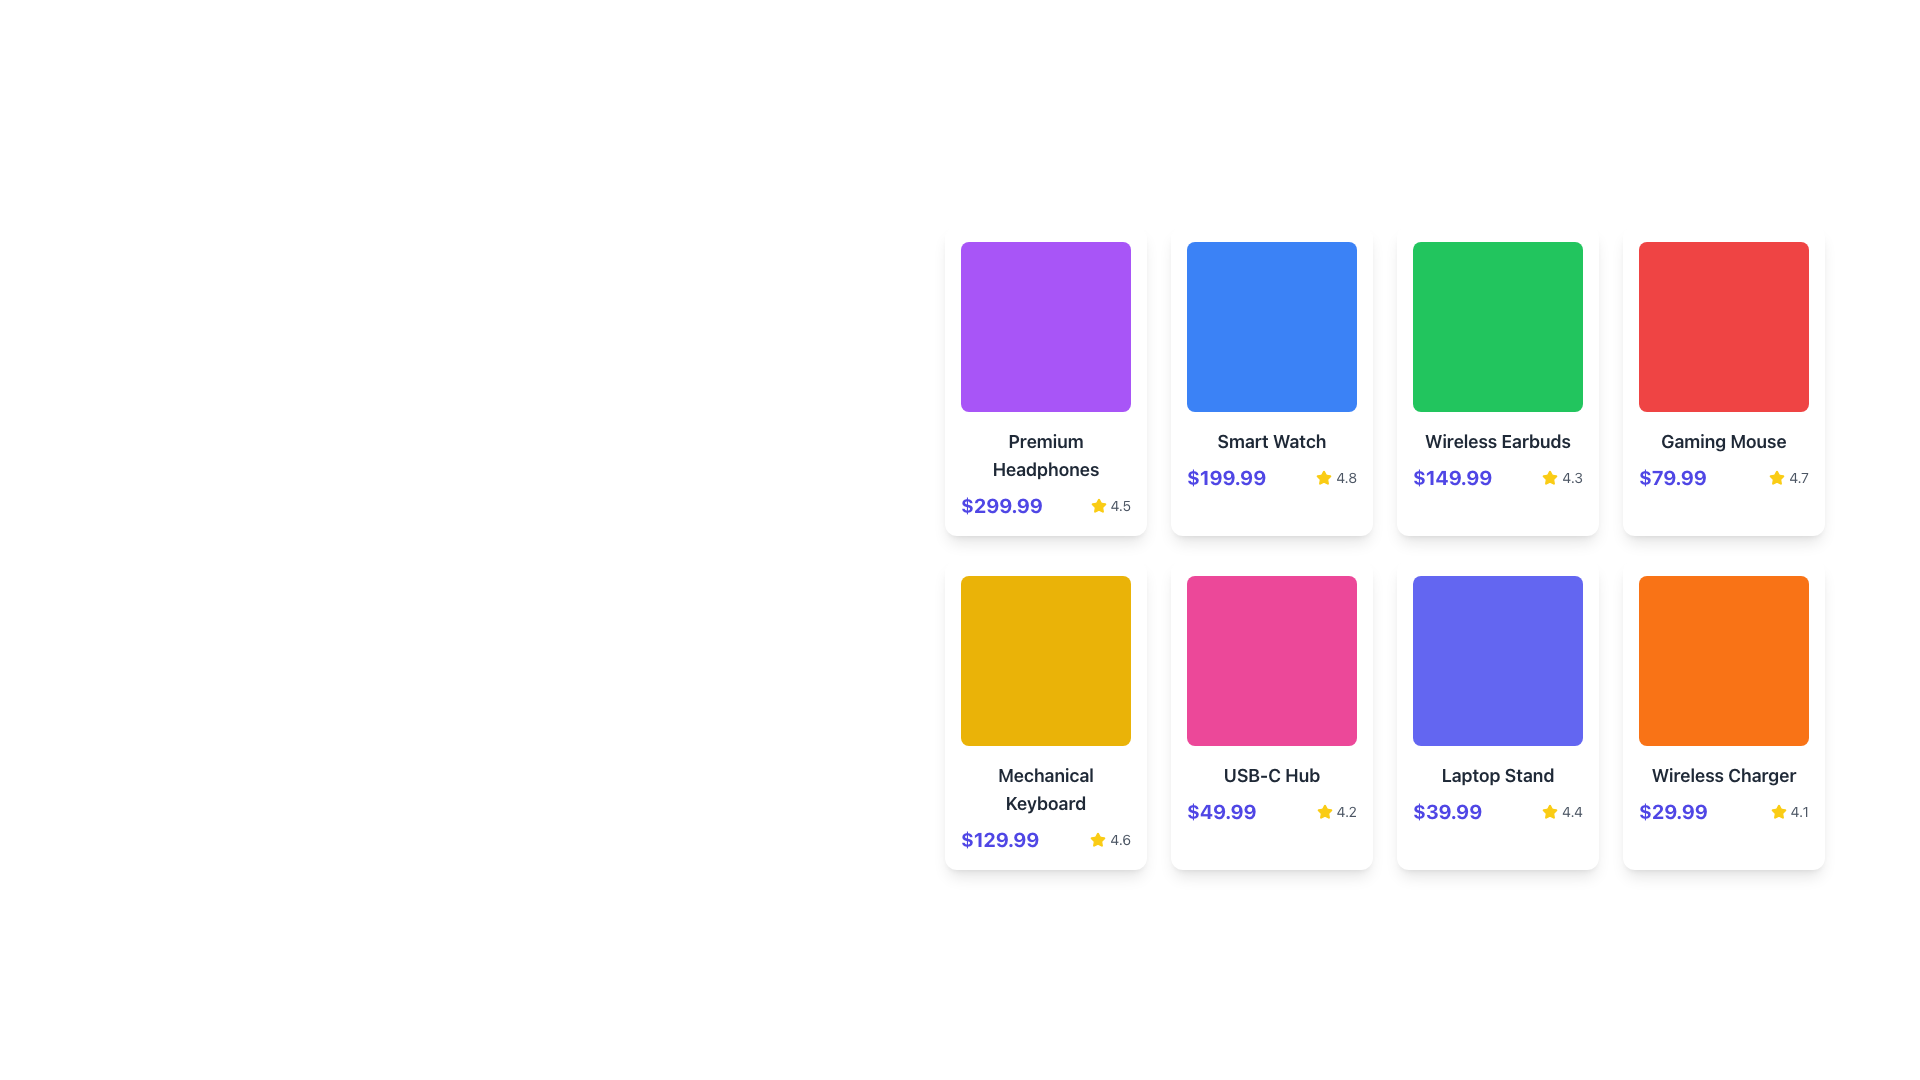 The width and height of the screenshot is (1920, 1080). Describe the element at coordinates (1324, 477) in the screenshot. I see `the yellow star icon in the bottom-right corner of the 'Smart Watch' product card to interact with the rating feature` at that location.